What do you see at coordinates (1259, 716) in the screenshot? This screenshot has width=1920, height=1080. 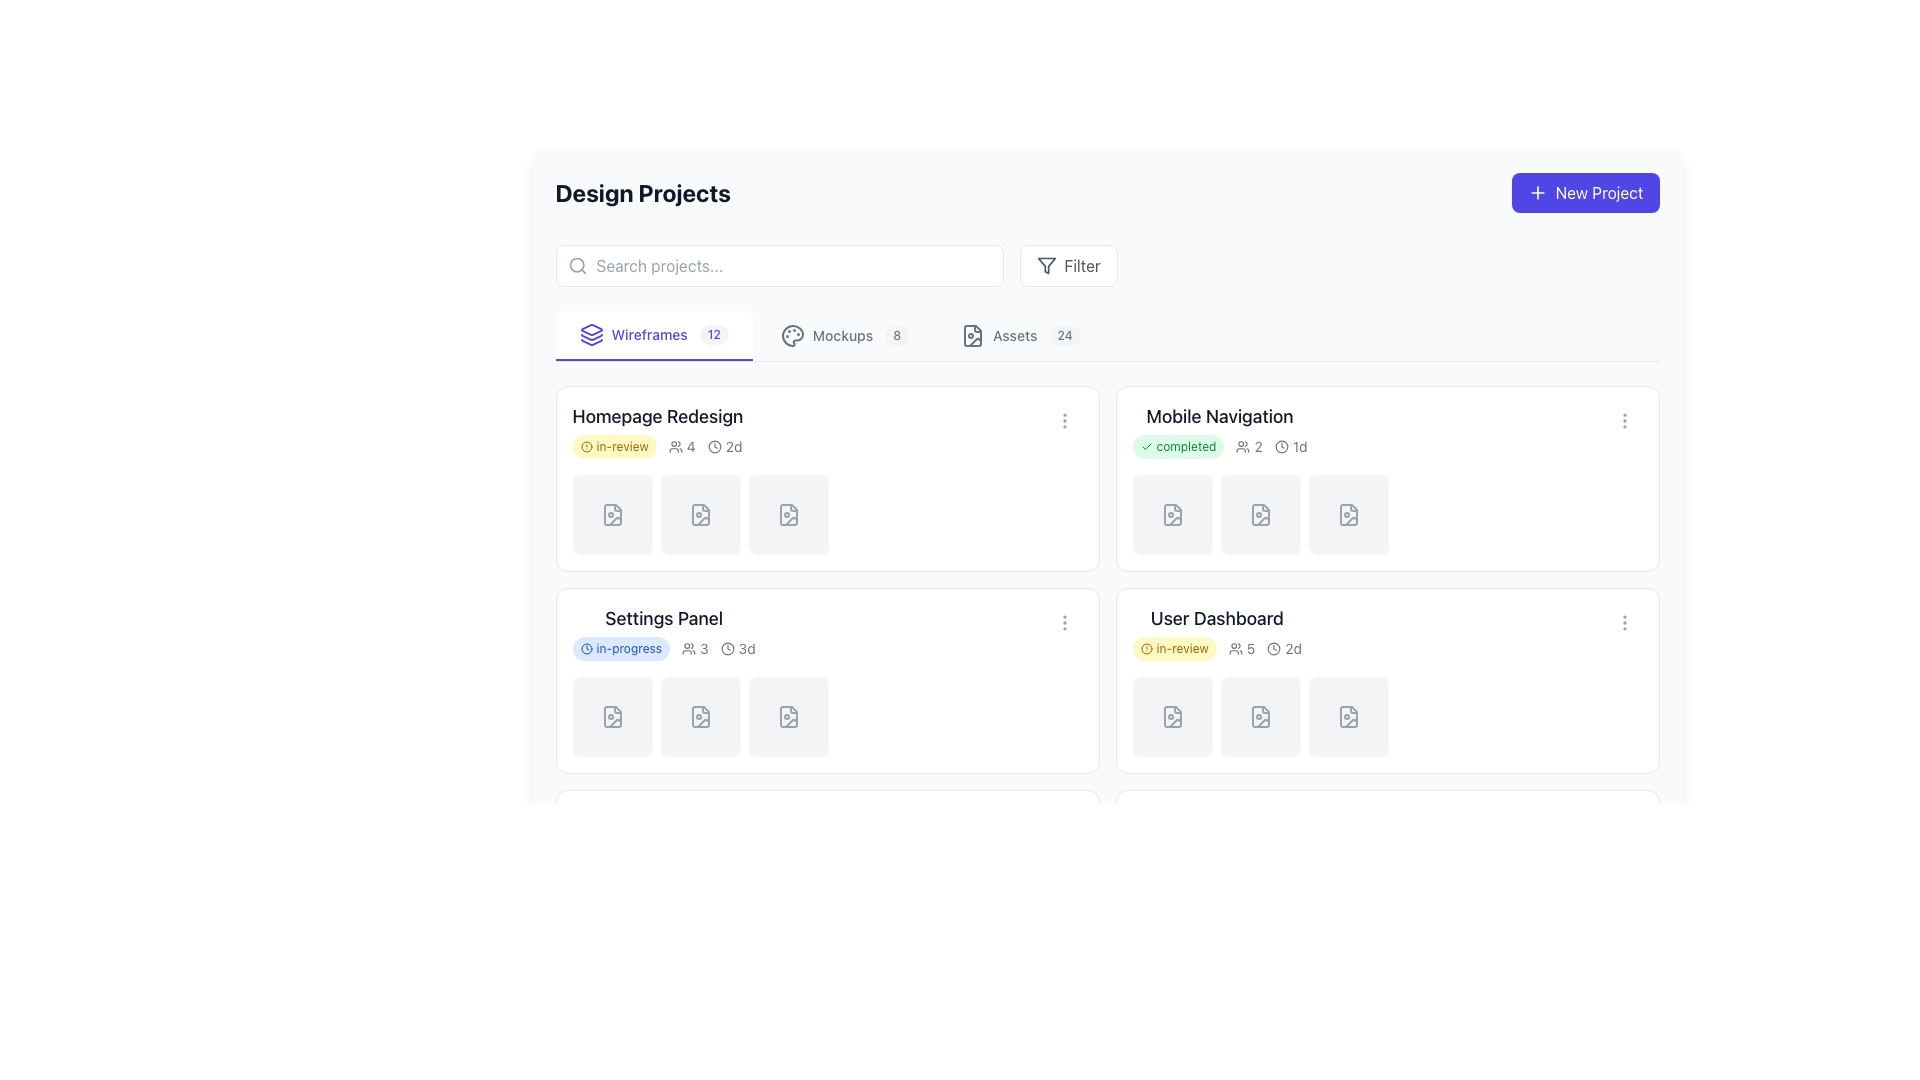 I see `the second icon representing a document with an image overlay` at bounding box center [1259, 716].